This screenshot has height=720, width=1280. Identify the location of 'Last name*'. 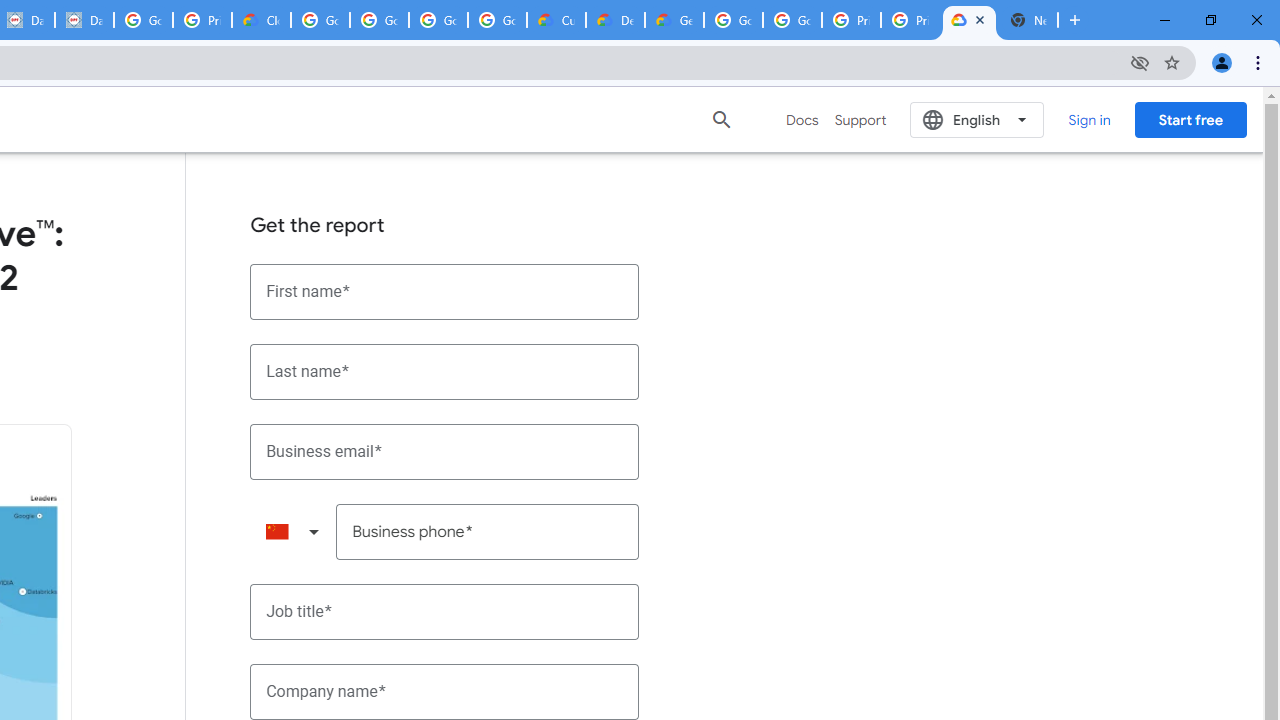
(444, 371).